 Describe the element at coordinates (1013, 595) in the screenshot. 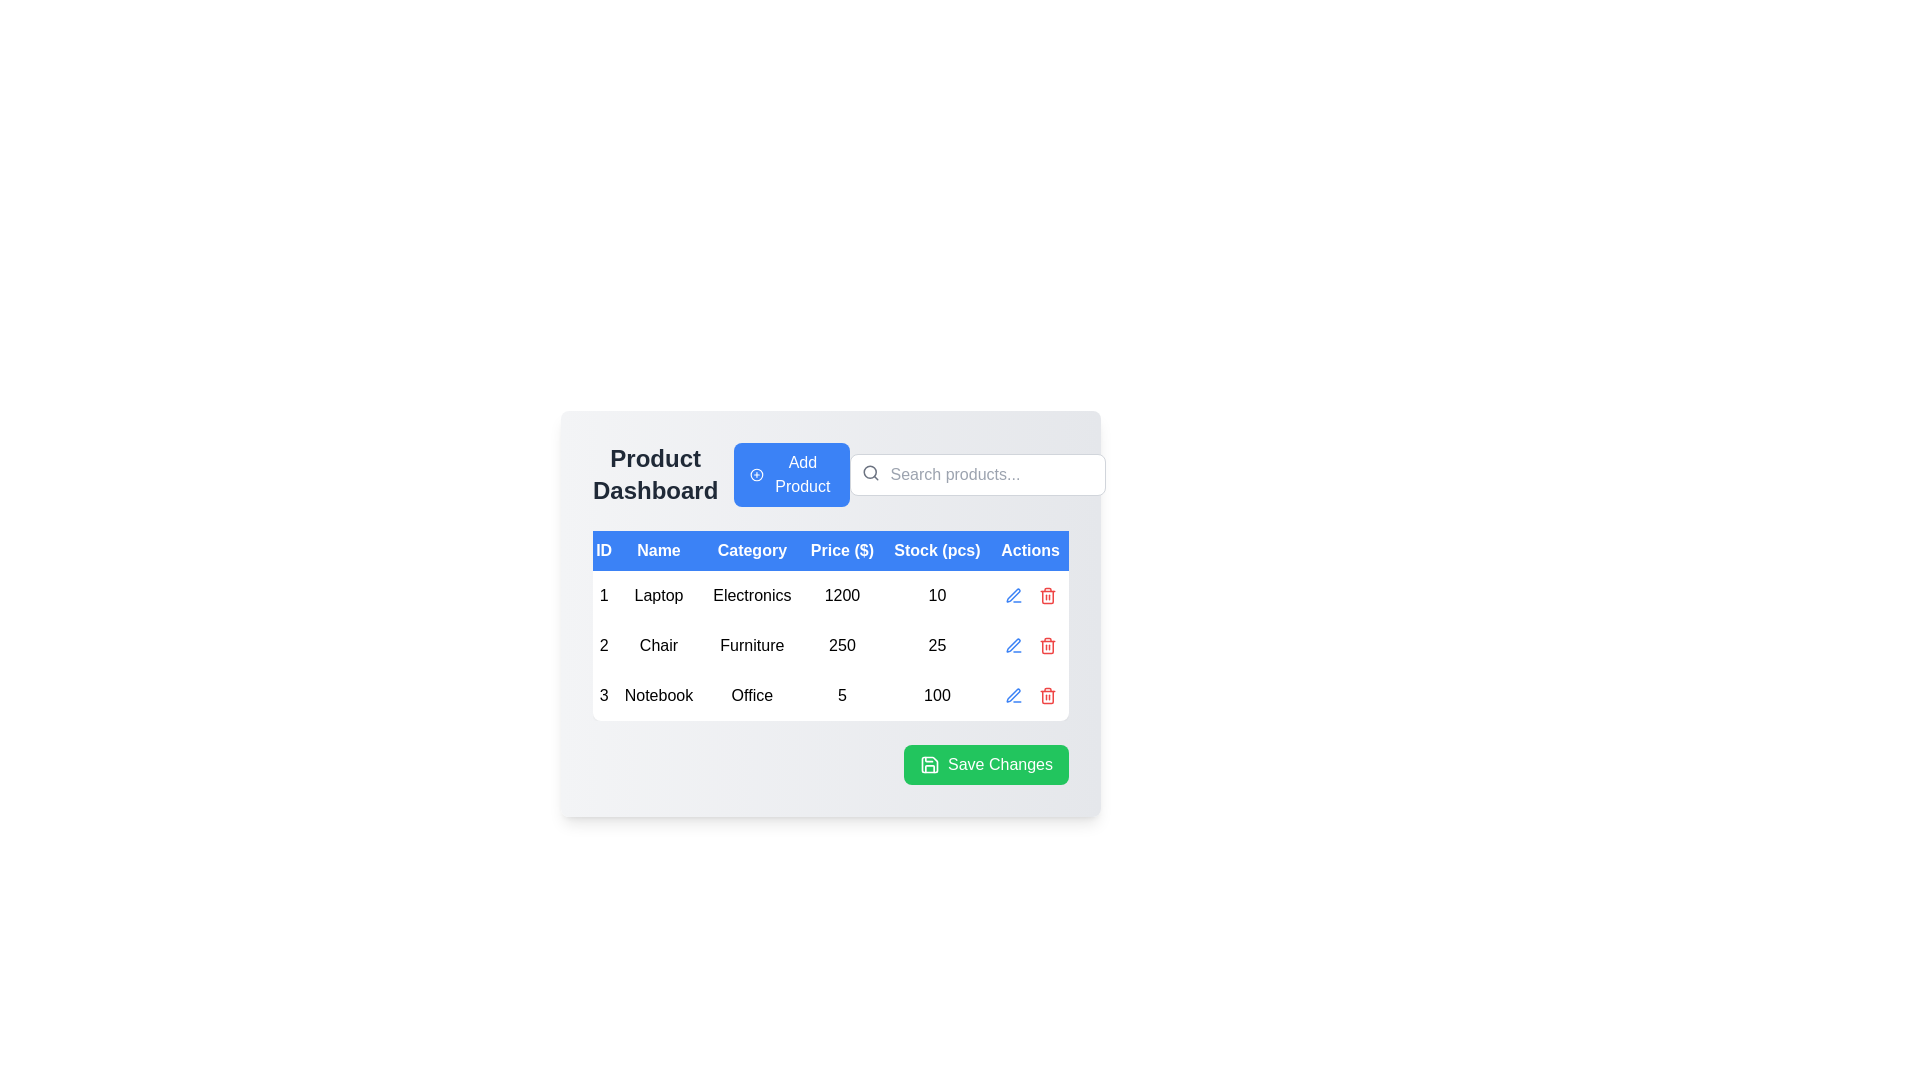

I see `the blue pen icon located in the 'Actions' column of the first row of the table to observe the hover effect that darkens its color` at that location.